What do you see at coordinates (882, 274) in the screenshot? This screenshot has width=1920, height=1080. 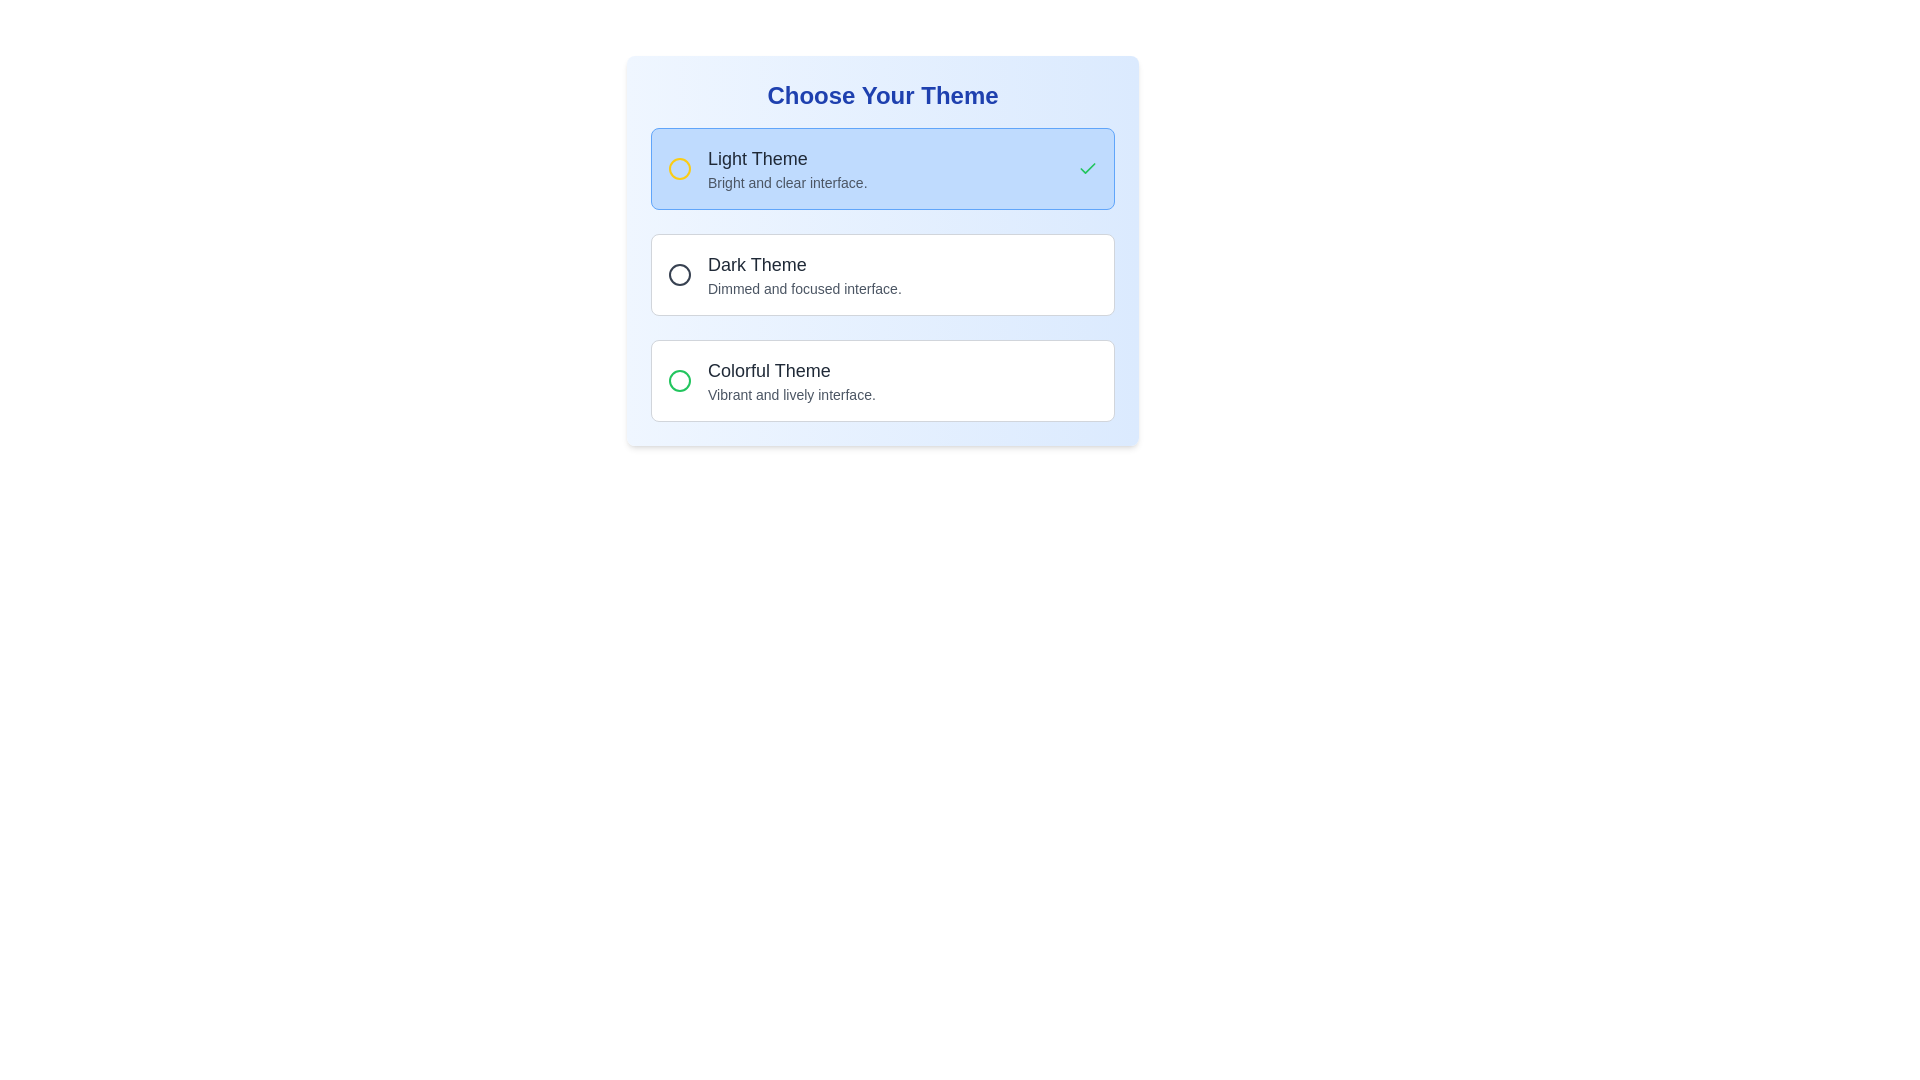 I see `the 'Dark Theme' selectable option box, which is the second option in the 'Choose Your Theme' list, located between 'Light Theme' and 'Colorful Theme'` at bounding box center [882, 274].